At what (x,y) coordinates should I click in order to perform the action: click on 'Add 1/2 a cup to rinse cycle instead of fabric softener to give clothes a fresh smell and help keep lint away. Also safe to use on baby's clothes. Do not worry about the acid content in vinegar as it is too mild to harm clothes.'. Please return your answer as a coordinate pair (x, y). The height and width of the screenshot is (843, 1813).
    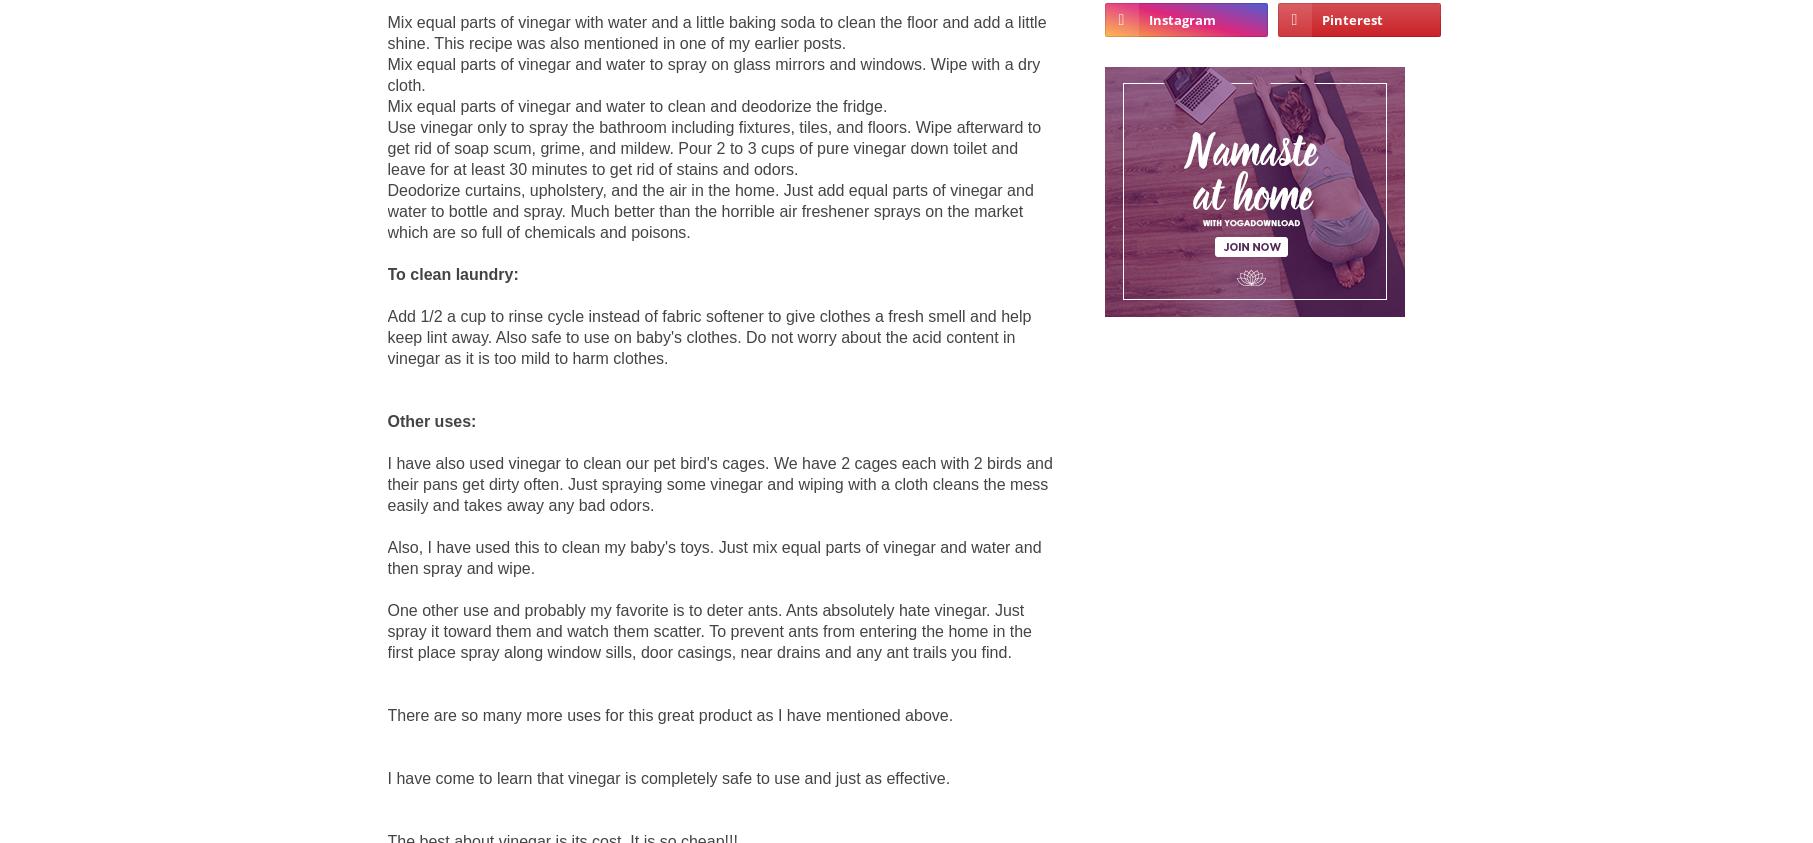
    Looking at the image, I should click on (708, 335).